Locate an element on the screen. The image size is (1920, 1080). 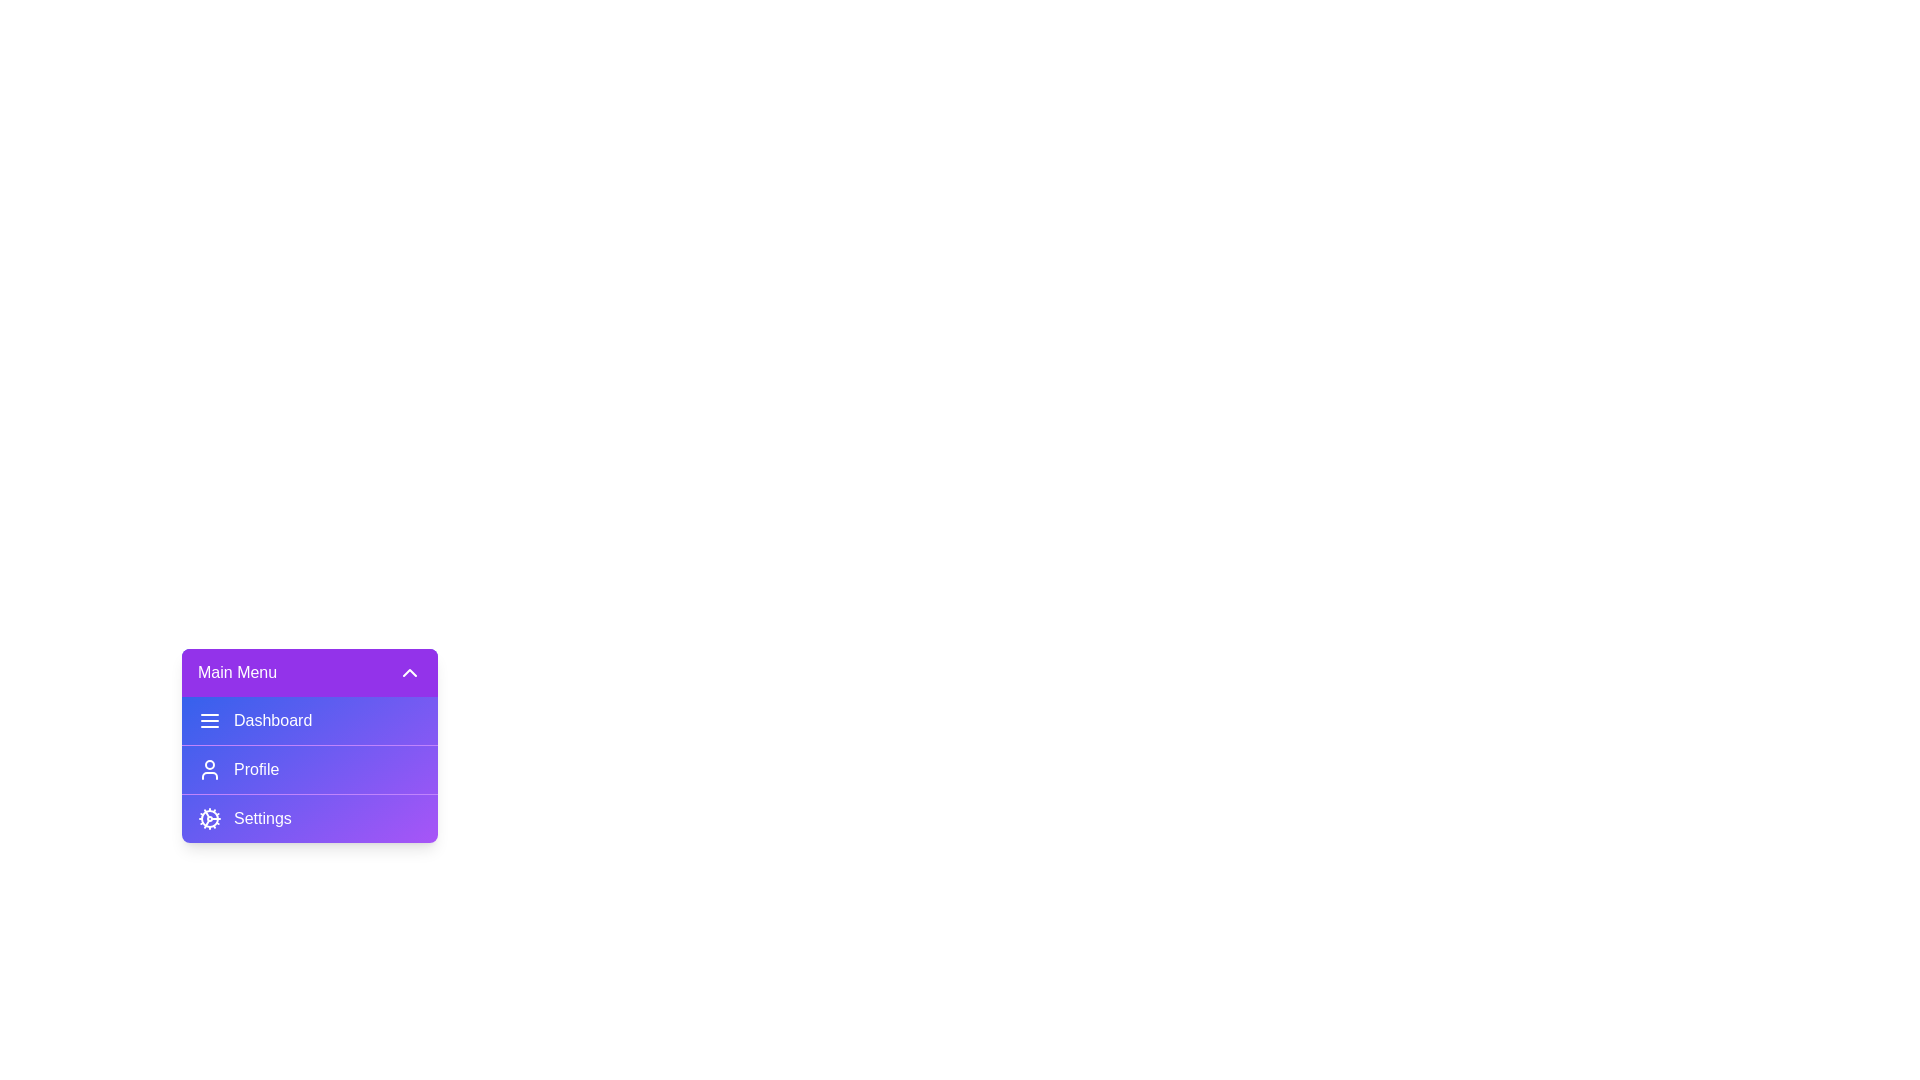
the menu icon with three horizontal lines located to the left of the 'Dashboard' label in the Main Menu is located at coordinates (210, 721).